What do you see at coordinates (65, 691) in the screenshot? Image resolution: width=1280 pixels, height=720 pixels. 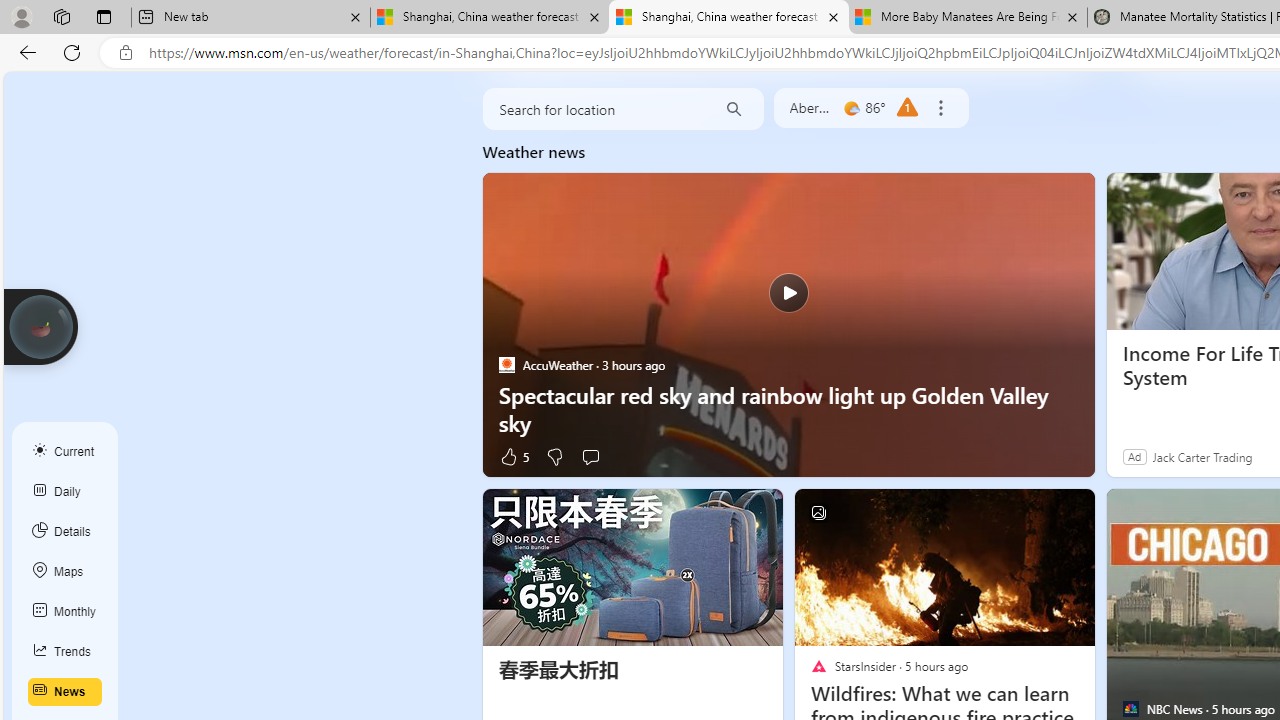 I see `'News'` at bounding box center [65, 691].